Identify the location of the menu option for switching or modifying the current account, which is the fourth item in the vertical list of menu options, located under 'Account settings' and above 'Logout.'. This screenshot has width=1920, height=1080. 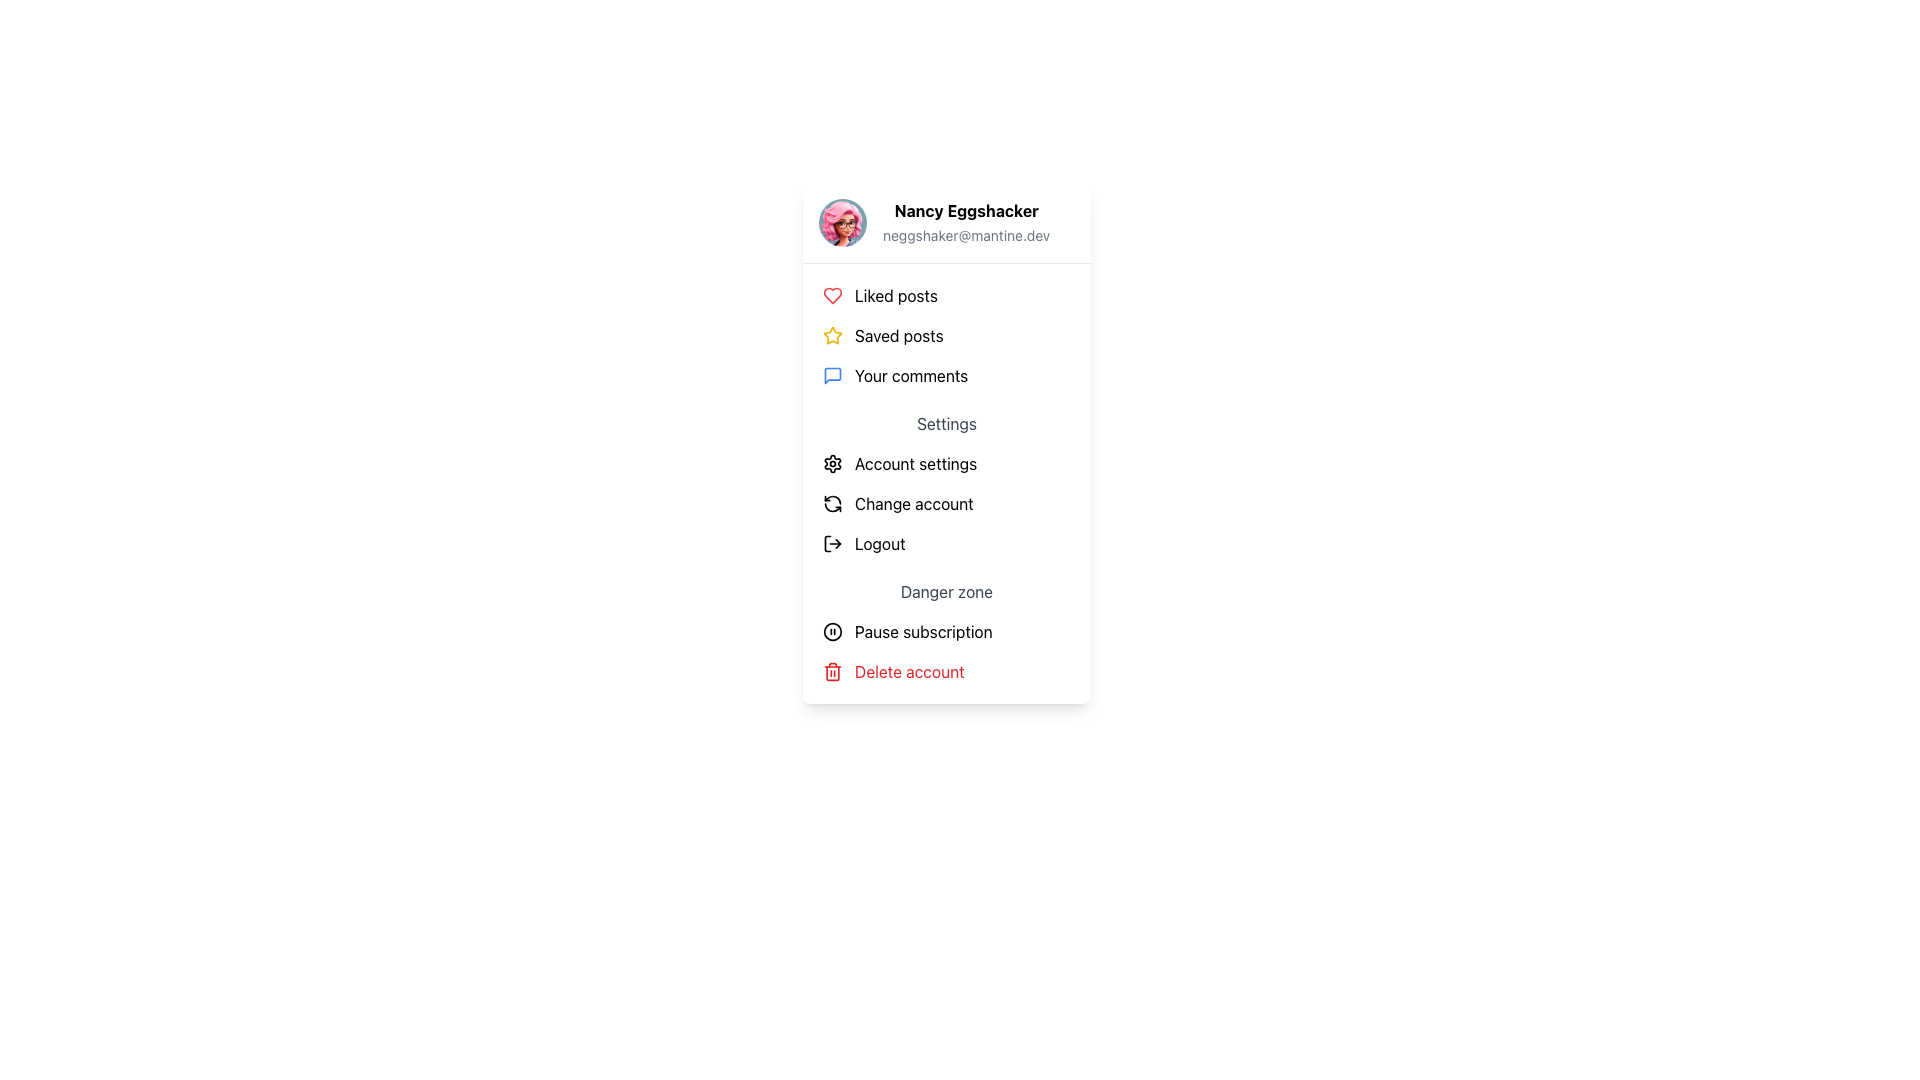
(913, 503).